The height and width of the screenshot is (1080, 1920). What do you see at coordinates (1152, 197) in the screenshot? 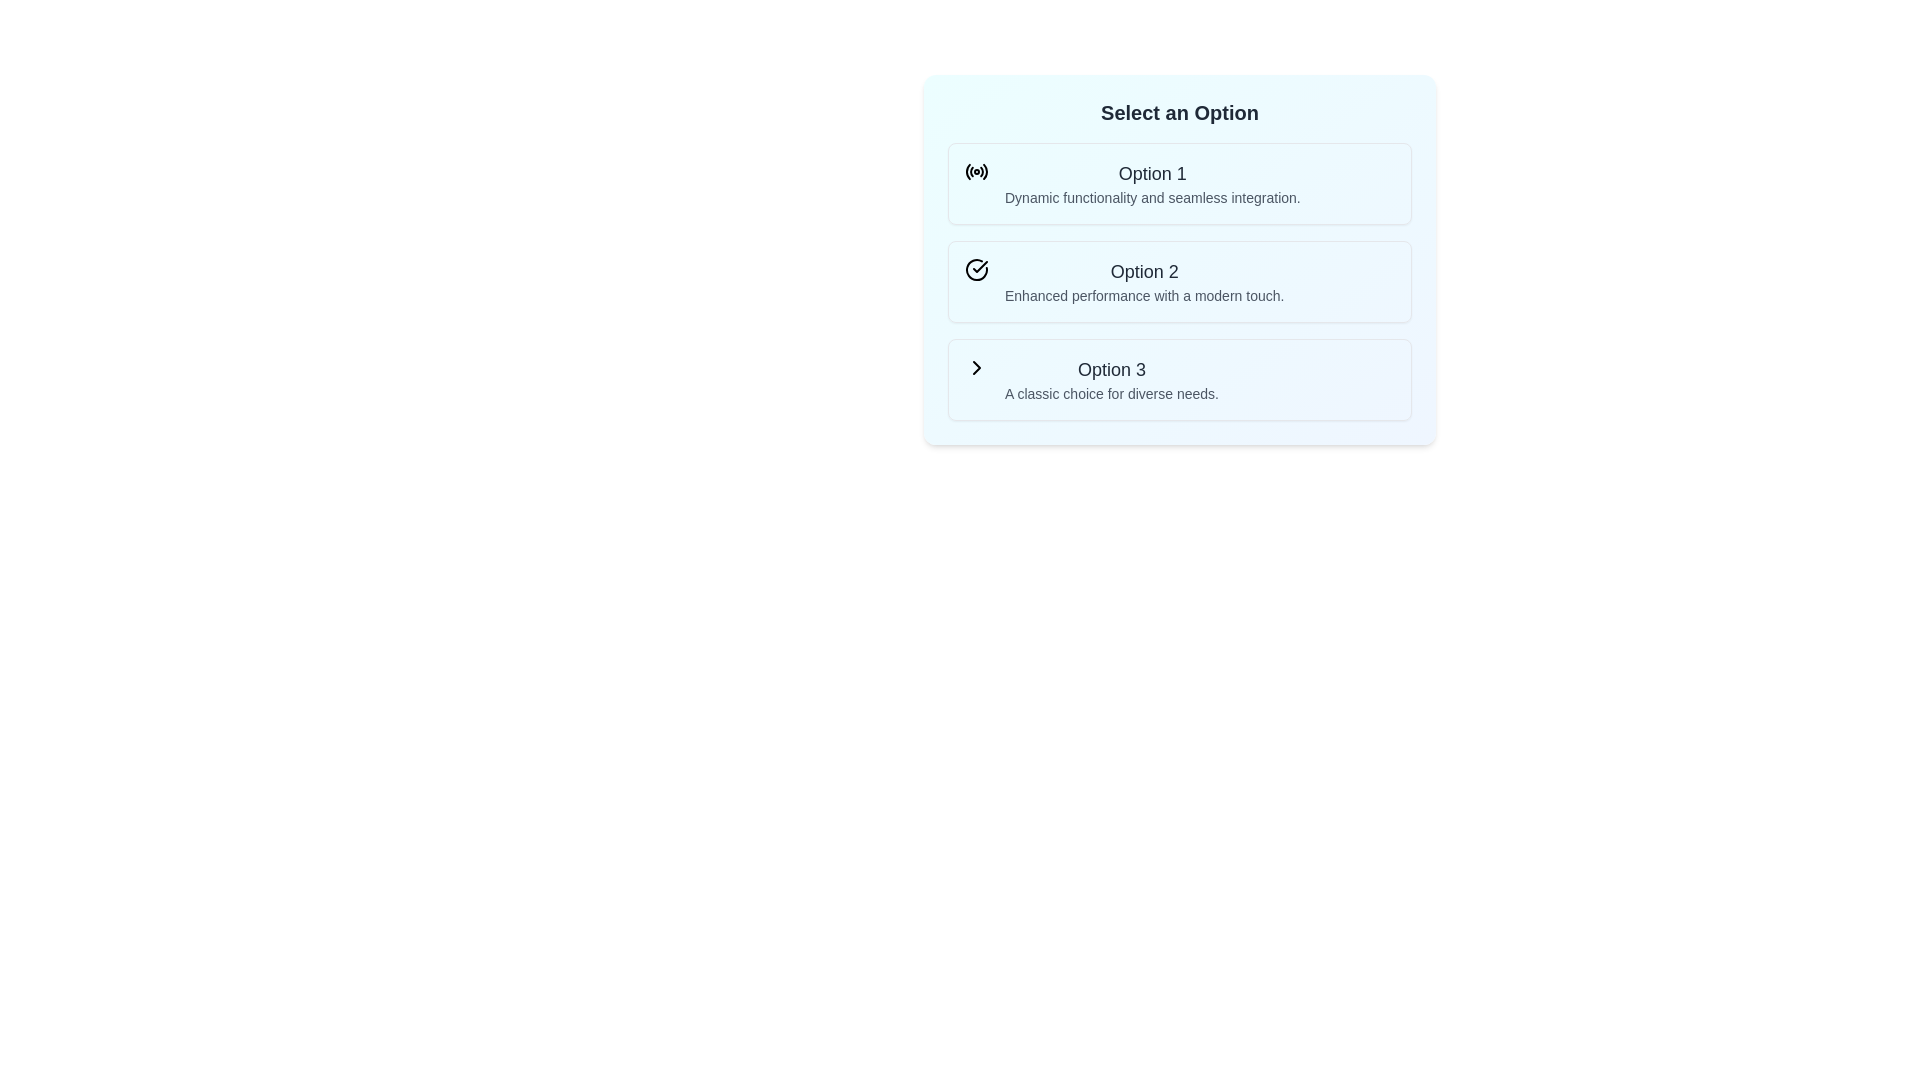
I see `text label that displays 'Dynamic functionality and seamless integration.' located under the 'Option 1' heading` at bounding box center [1152, 197].